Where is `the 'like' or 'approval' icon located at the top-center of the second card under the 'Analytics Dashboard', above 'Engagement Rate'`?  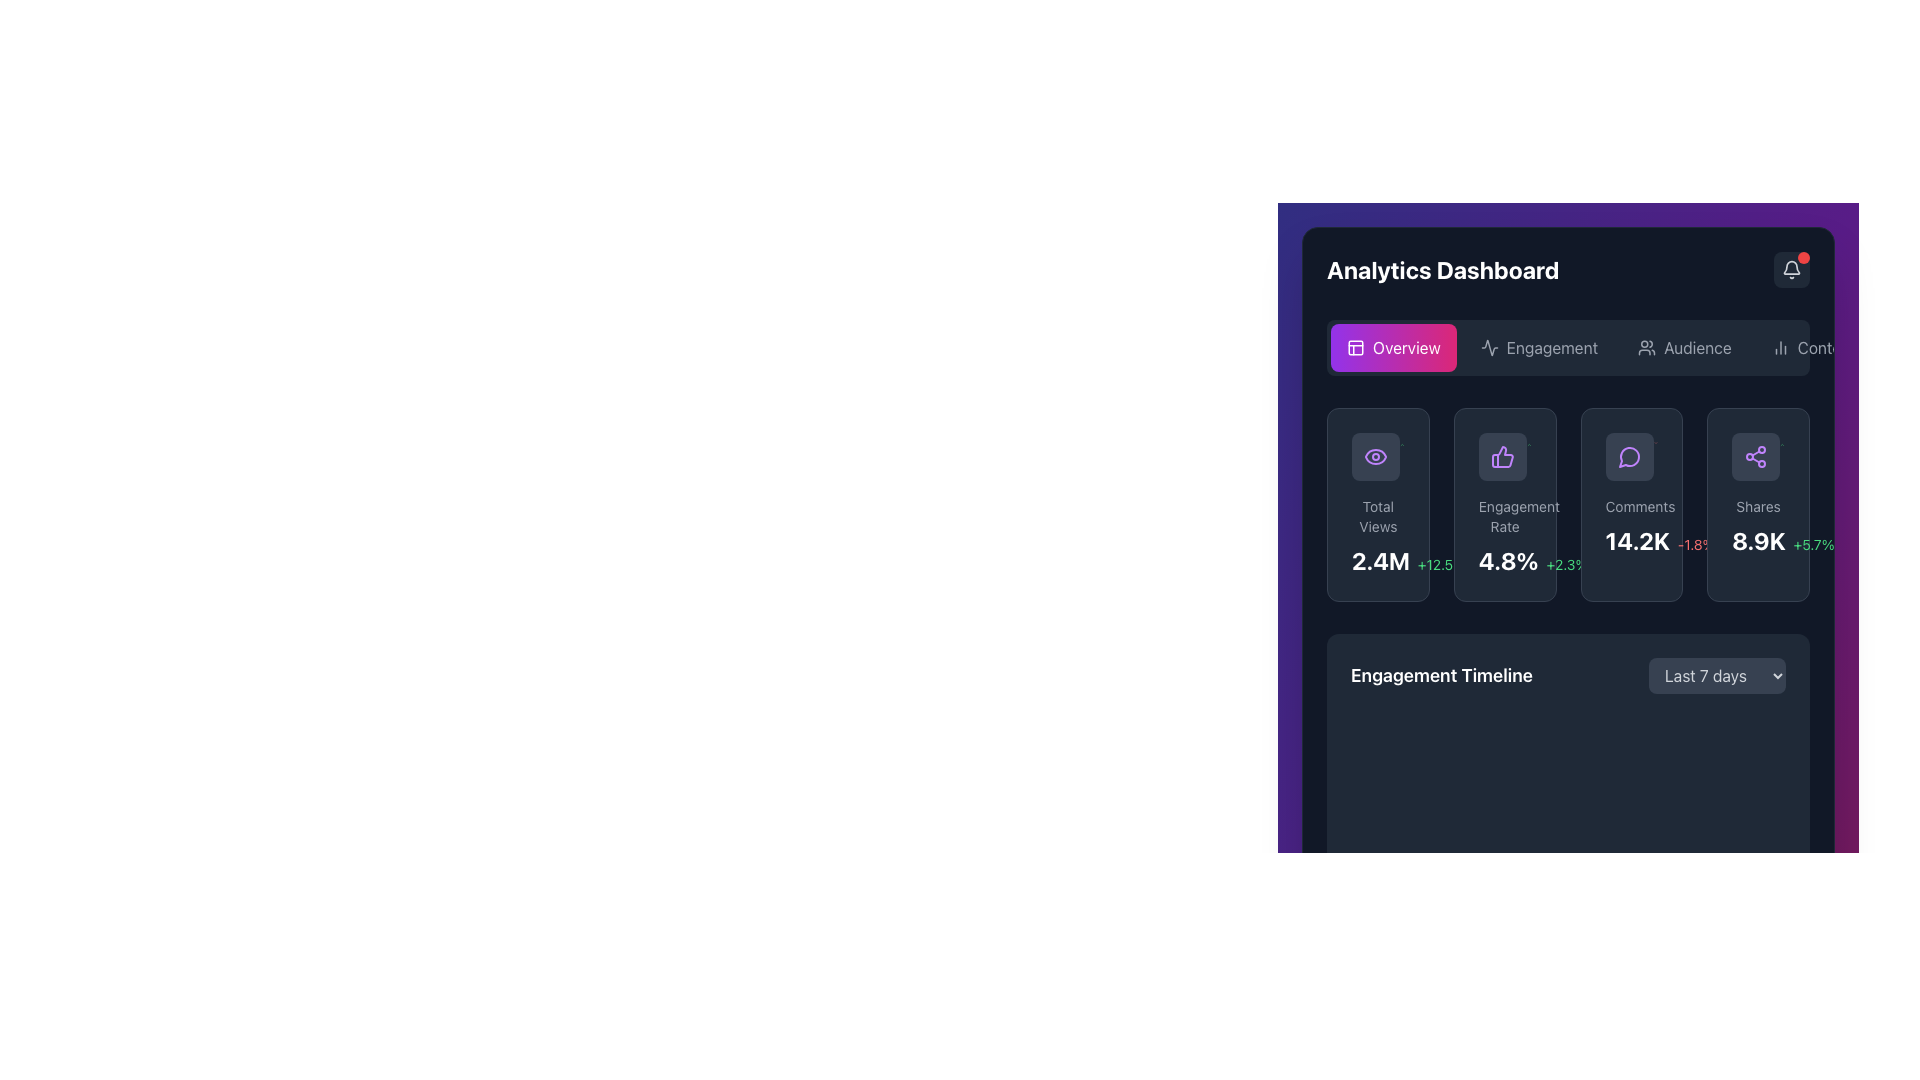 the 'like' or 'approval' icon located at the top-center of the second card under the 'Analytics Dashboard', above 'Engagement Rate' is located at coordinates (1505, 456).